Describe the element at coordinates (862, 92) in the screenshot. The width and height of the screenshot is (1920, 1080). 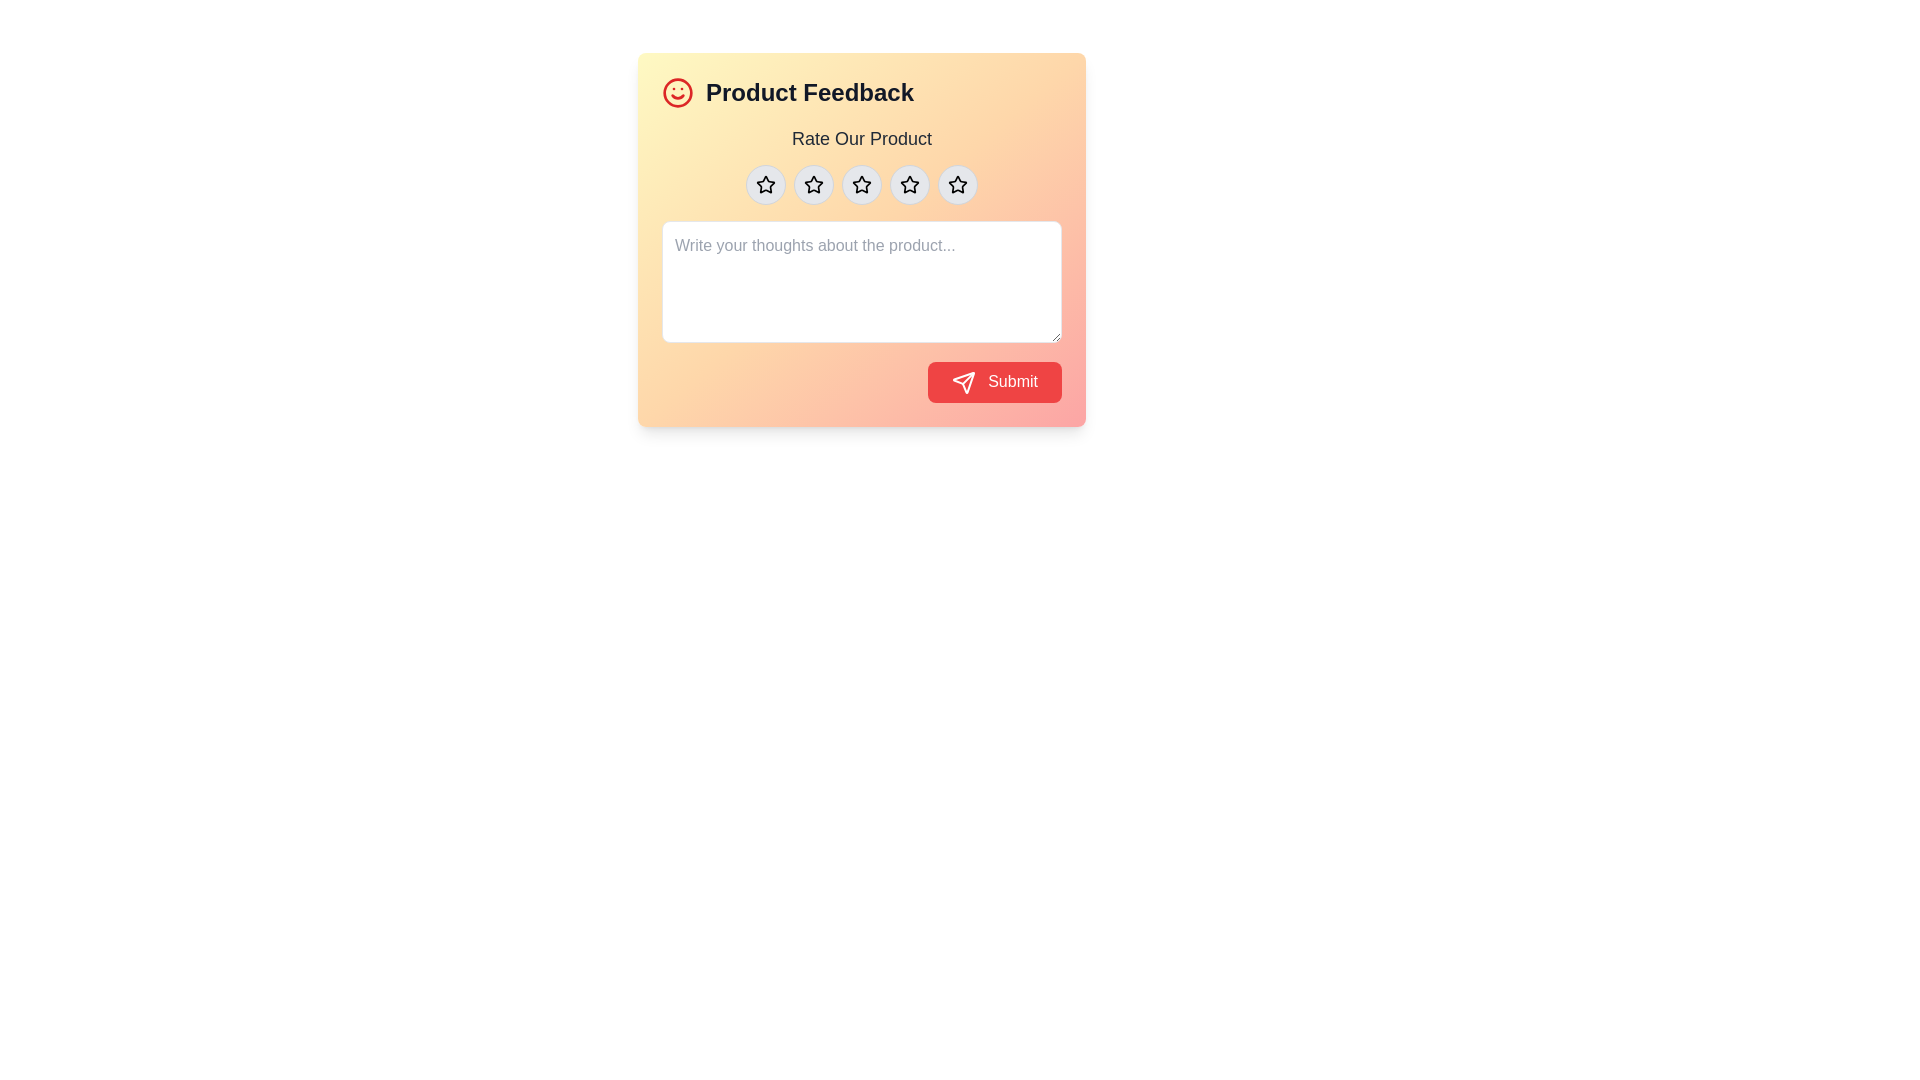
I see `the 'Product Feedback' heading element` at that location.